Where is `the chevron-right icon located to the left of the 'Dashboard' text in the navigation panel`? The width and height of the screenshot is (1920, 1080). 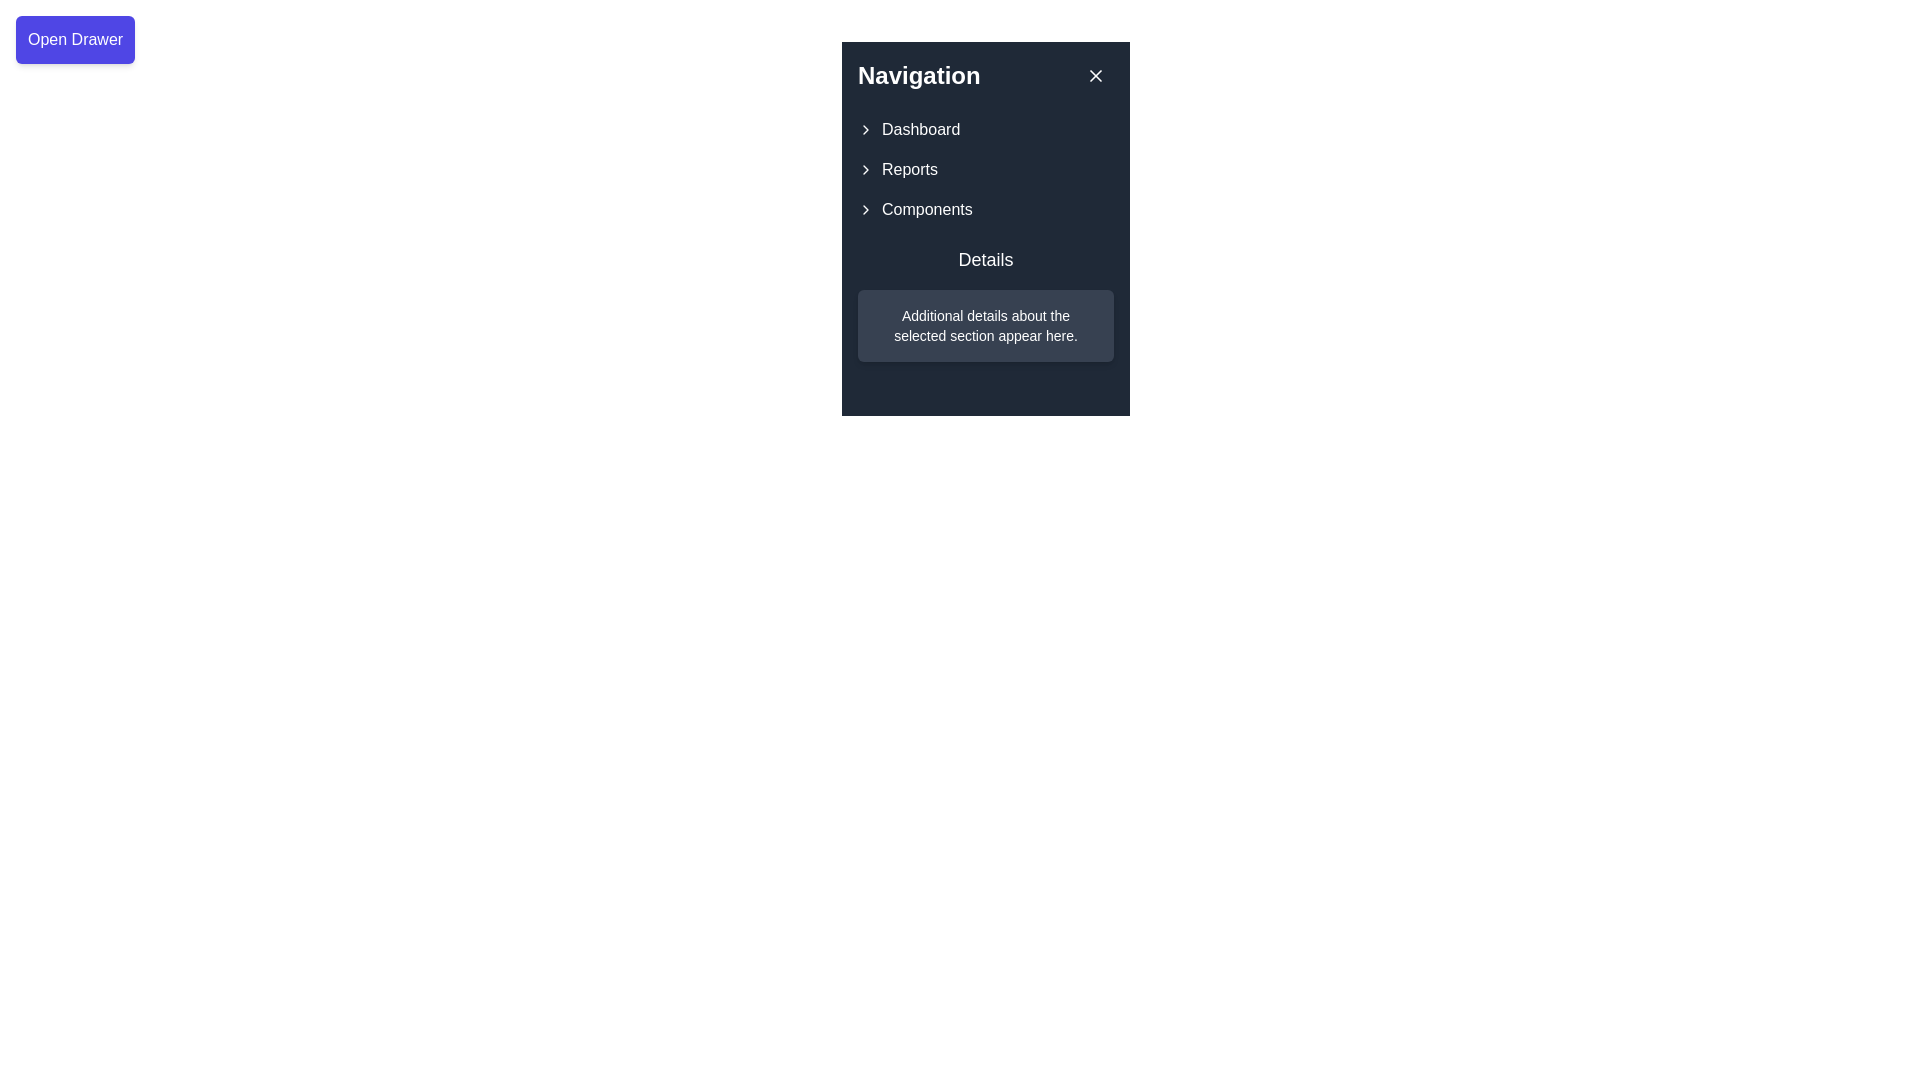
the chevron-right icon located to the left of the 'Dashboard' text in the navigation panel is located at coordinates (865, 130).